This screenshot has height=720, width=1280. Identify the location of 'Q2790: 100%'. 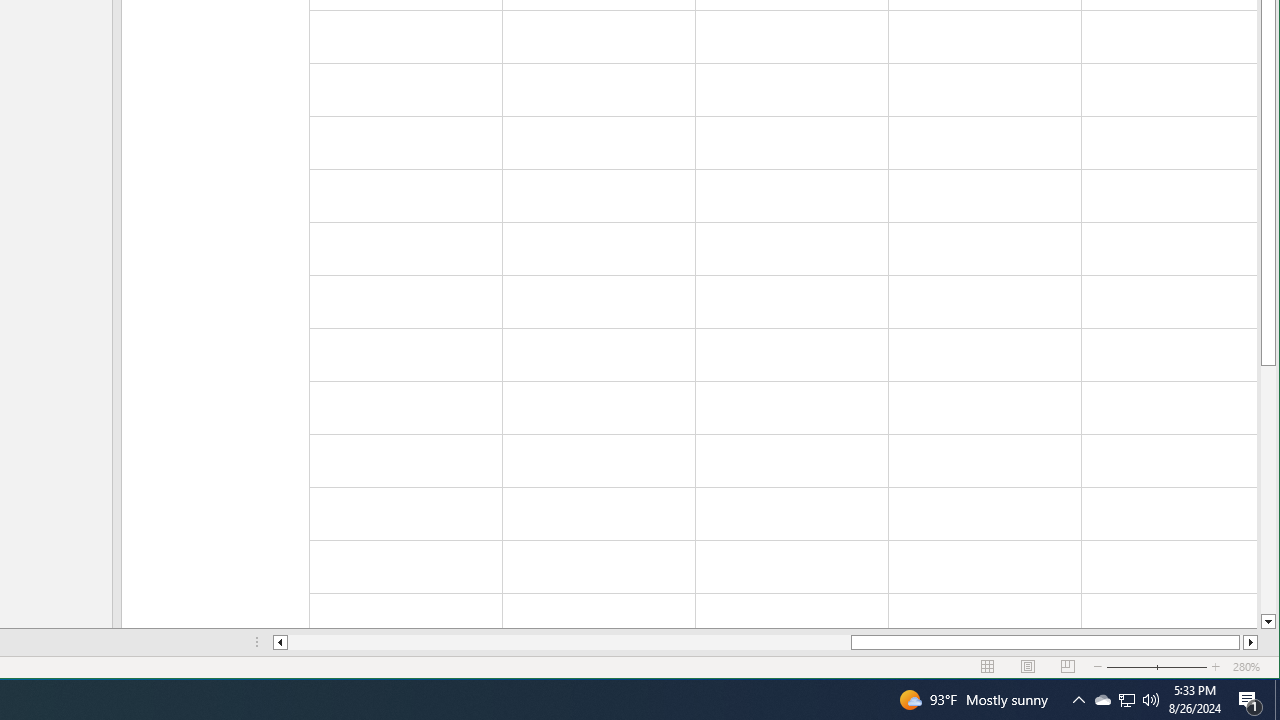
(1151, 698).